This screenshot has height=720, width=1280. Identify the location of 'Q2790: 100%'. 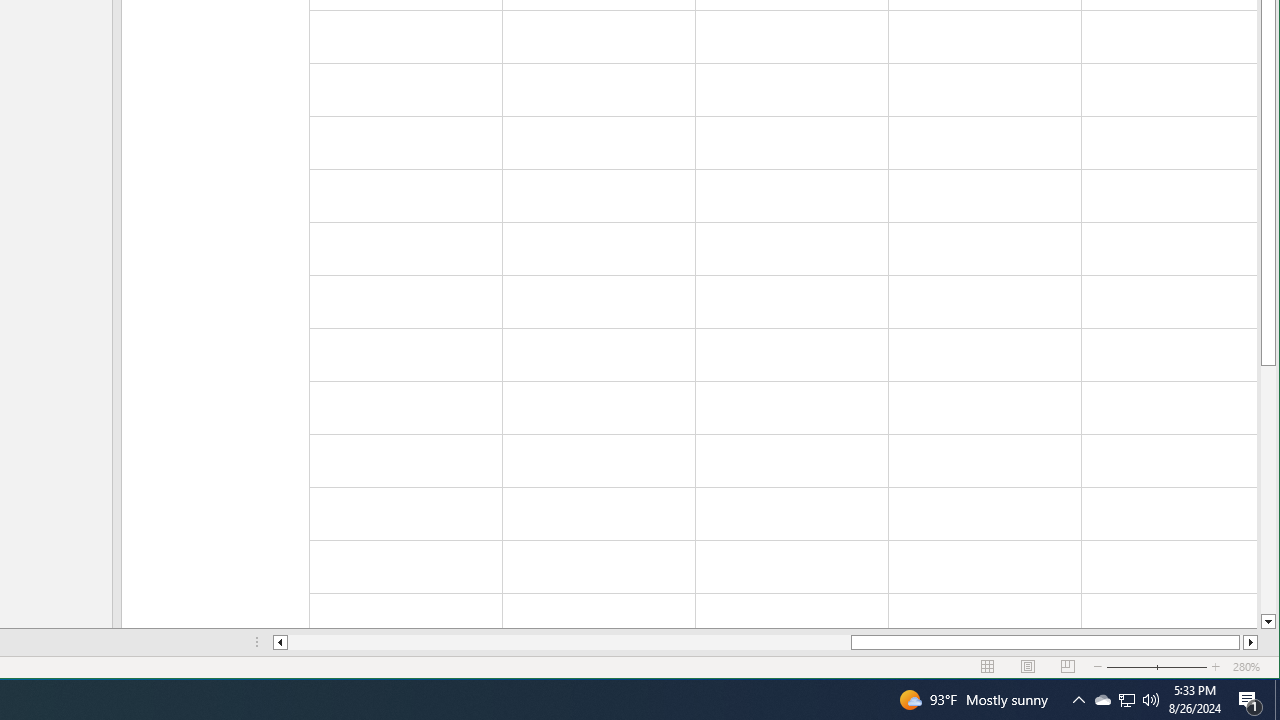
(1151, 698).